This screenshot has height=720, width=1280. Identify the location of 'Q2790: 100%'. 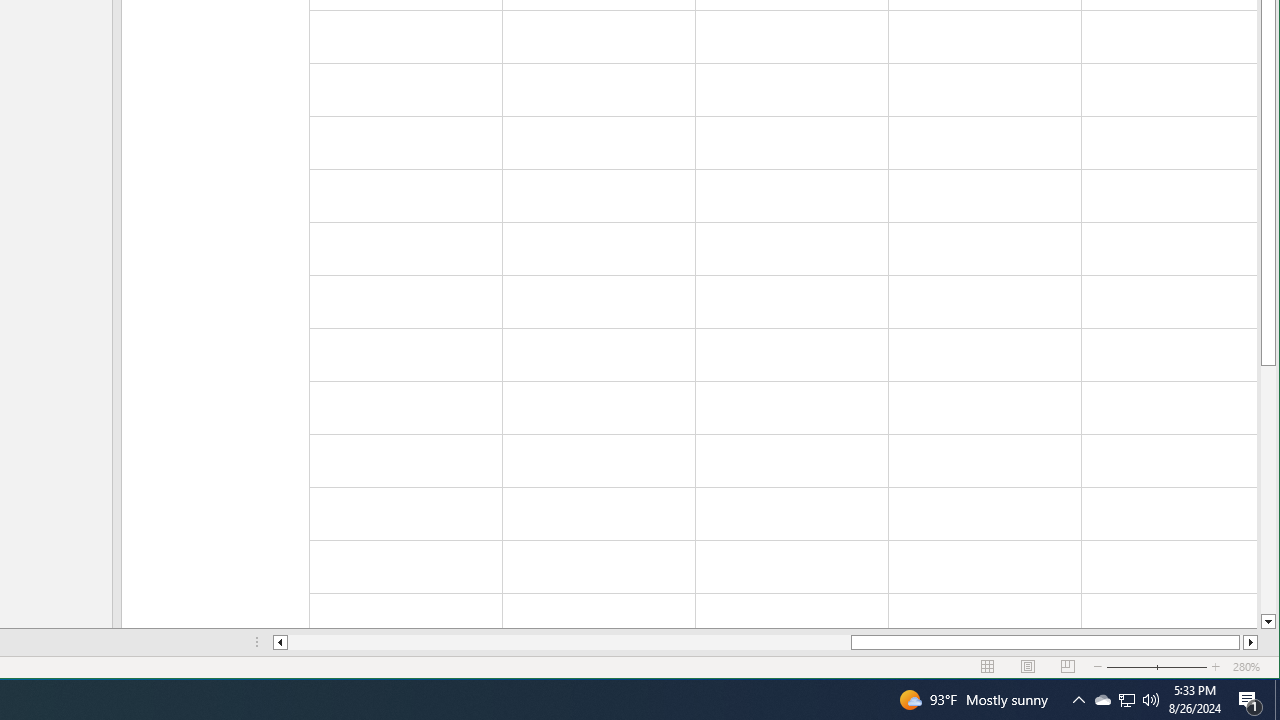
(1151, 698).